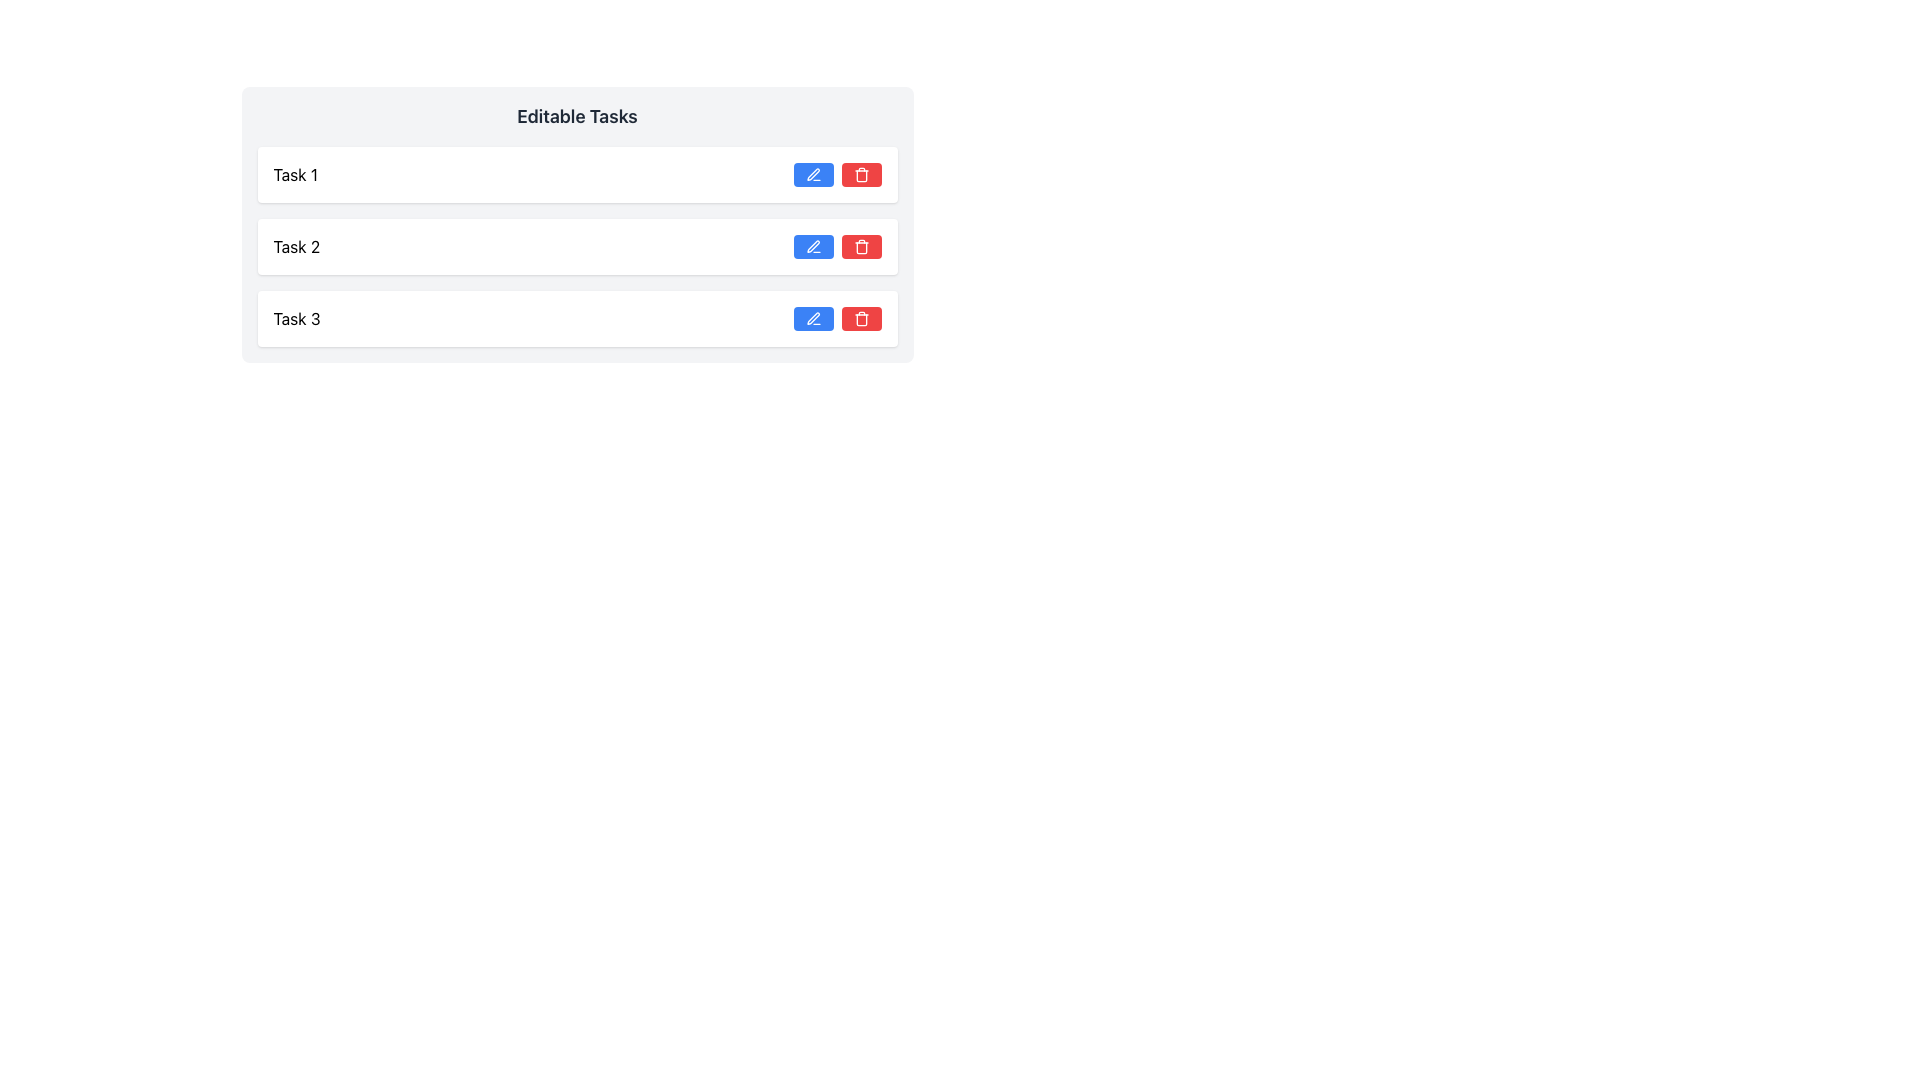 Image resolution: width=1920 pixels, height=1080 pixels. I want to click on the delete button located to the right of the blue pen icon button in the third task row to confirm the deletion of the associated task, so click(861, 318).